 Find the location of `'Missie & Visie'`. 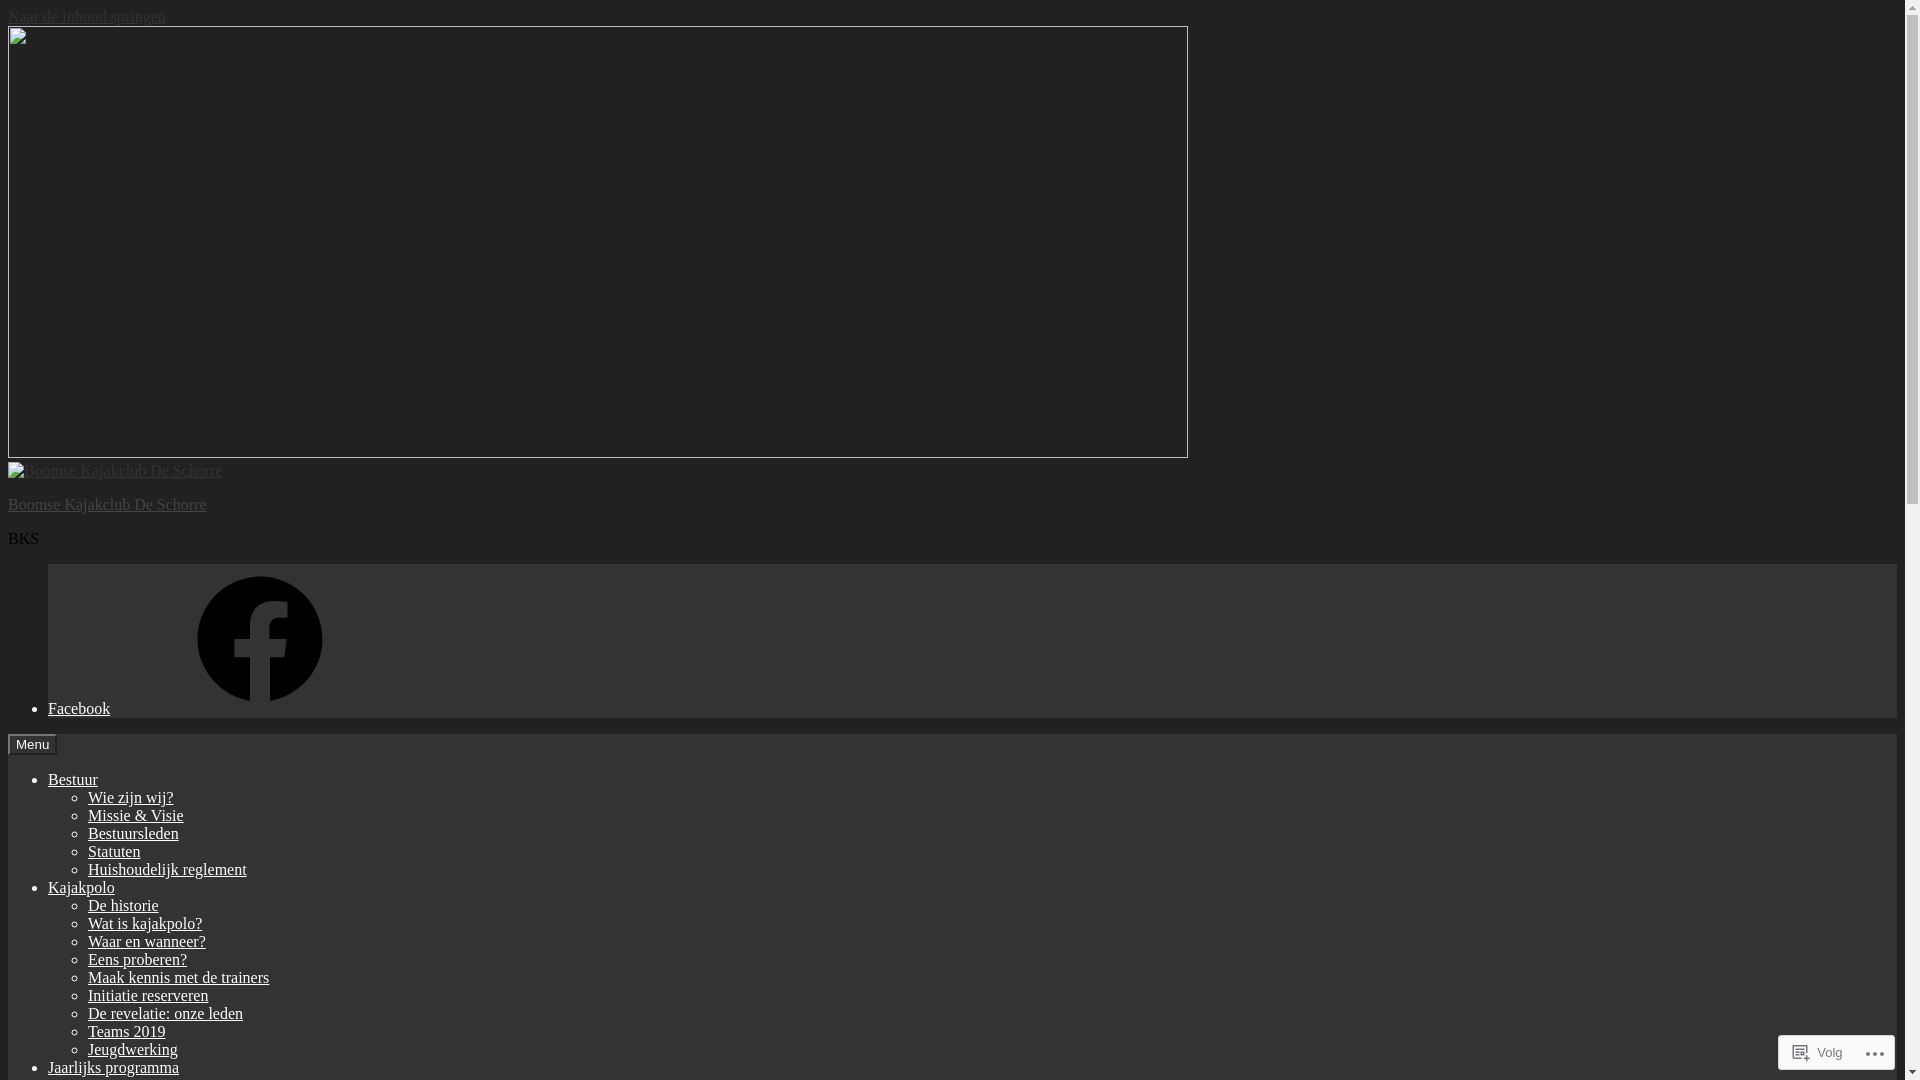

'Missie & Visie' is located at coordinates (134, 815).